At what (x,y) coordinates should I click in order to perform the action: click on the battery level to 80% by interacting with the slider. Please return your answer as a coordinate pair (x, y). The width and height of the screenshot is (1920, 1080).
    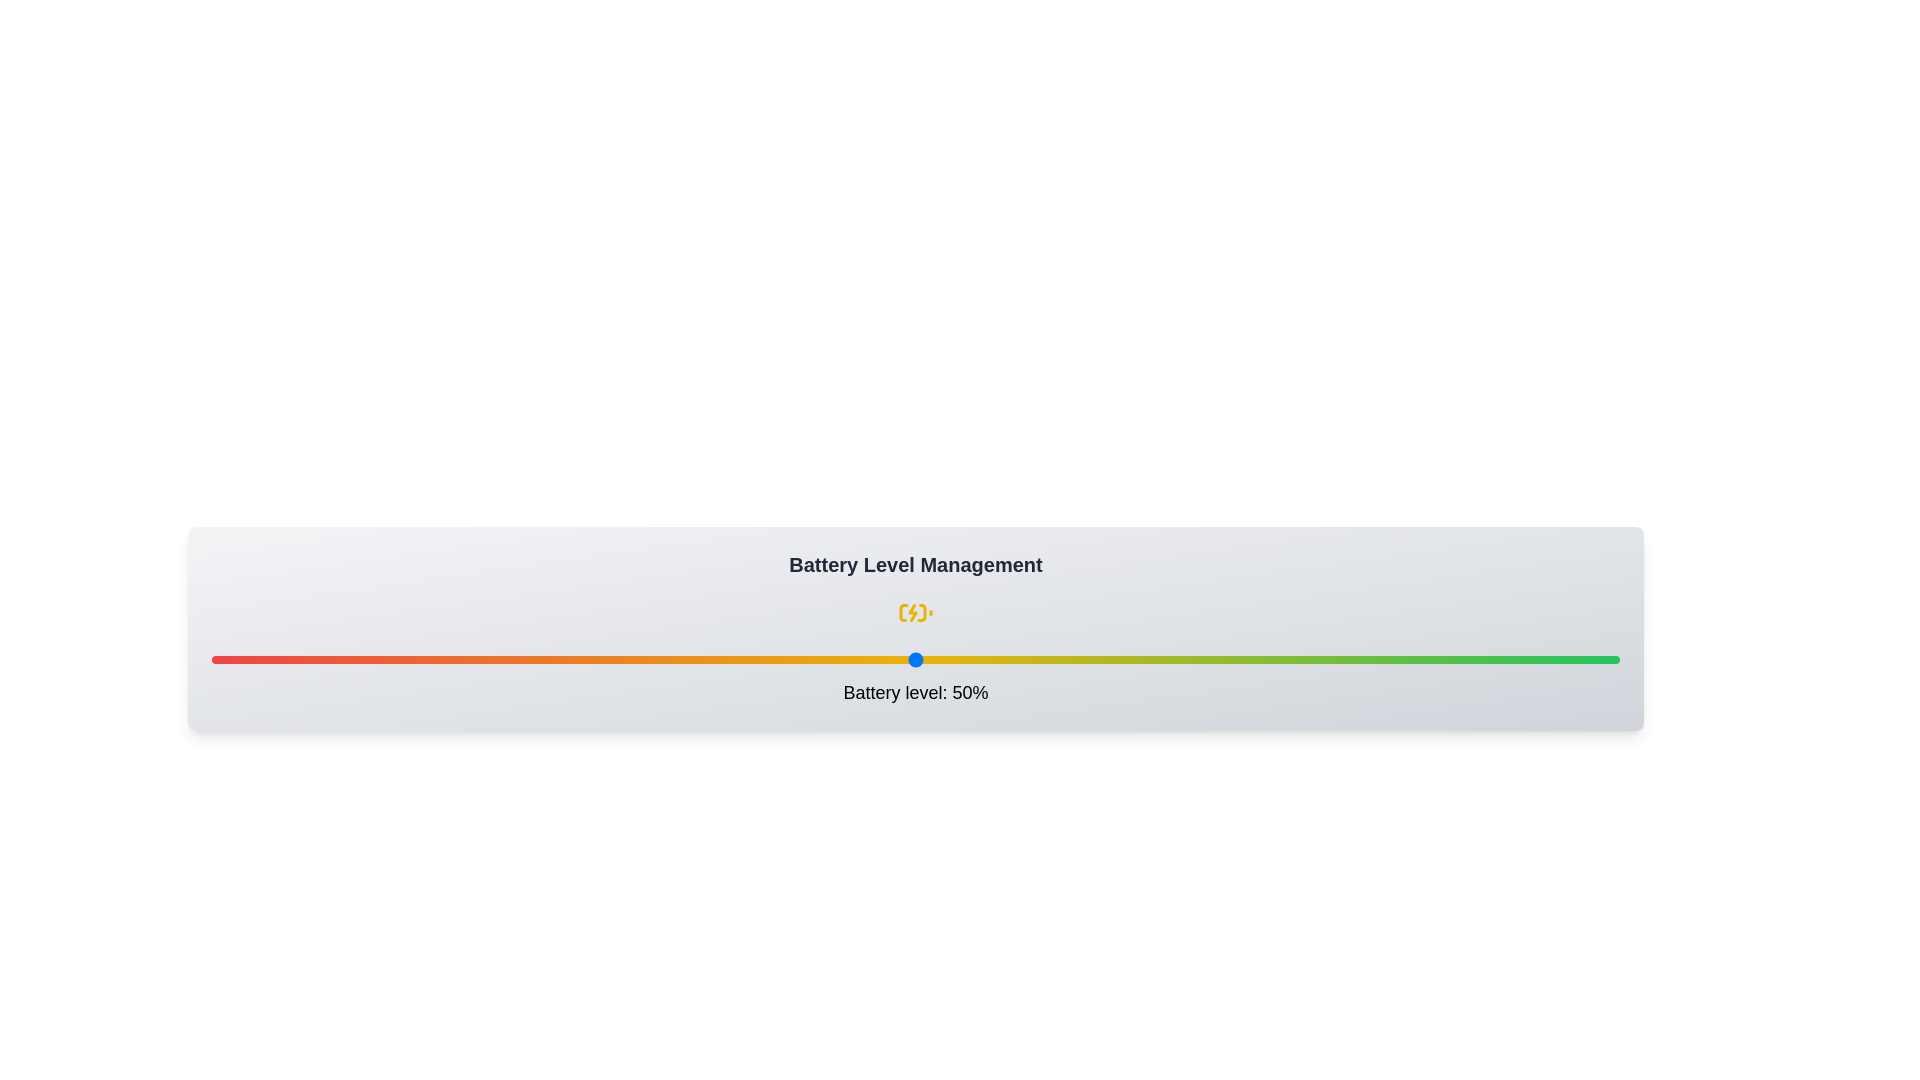
    Looking at the image, I should click on (1338, 659).